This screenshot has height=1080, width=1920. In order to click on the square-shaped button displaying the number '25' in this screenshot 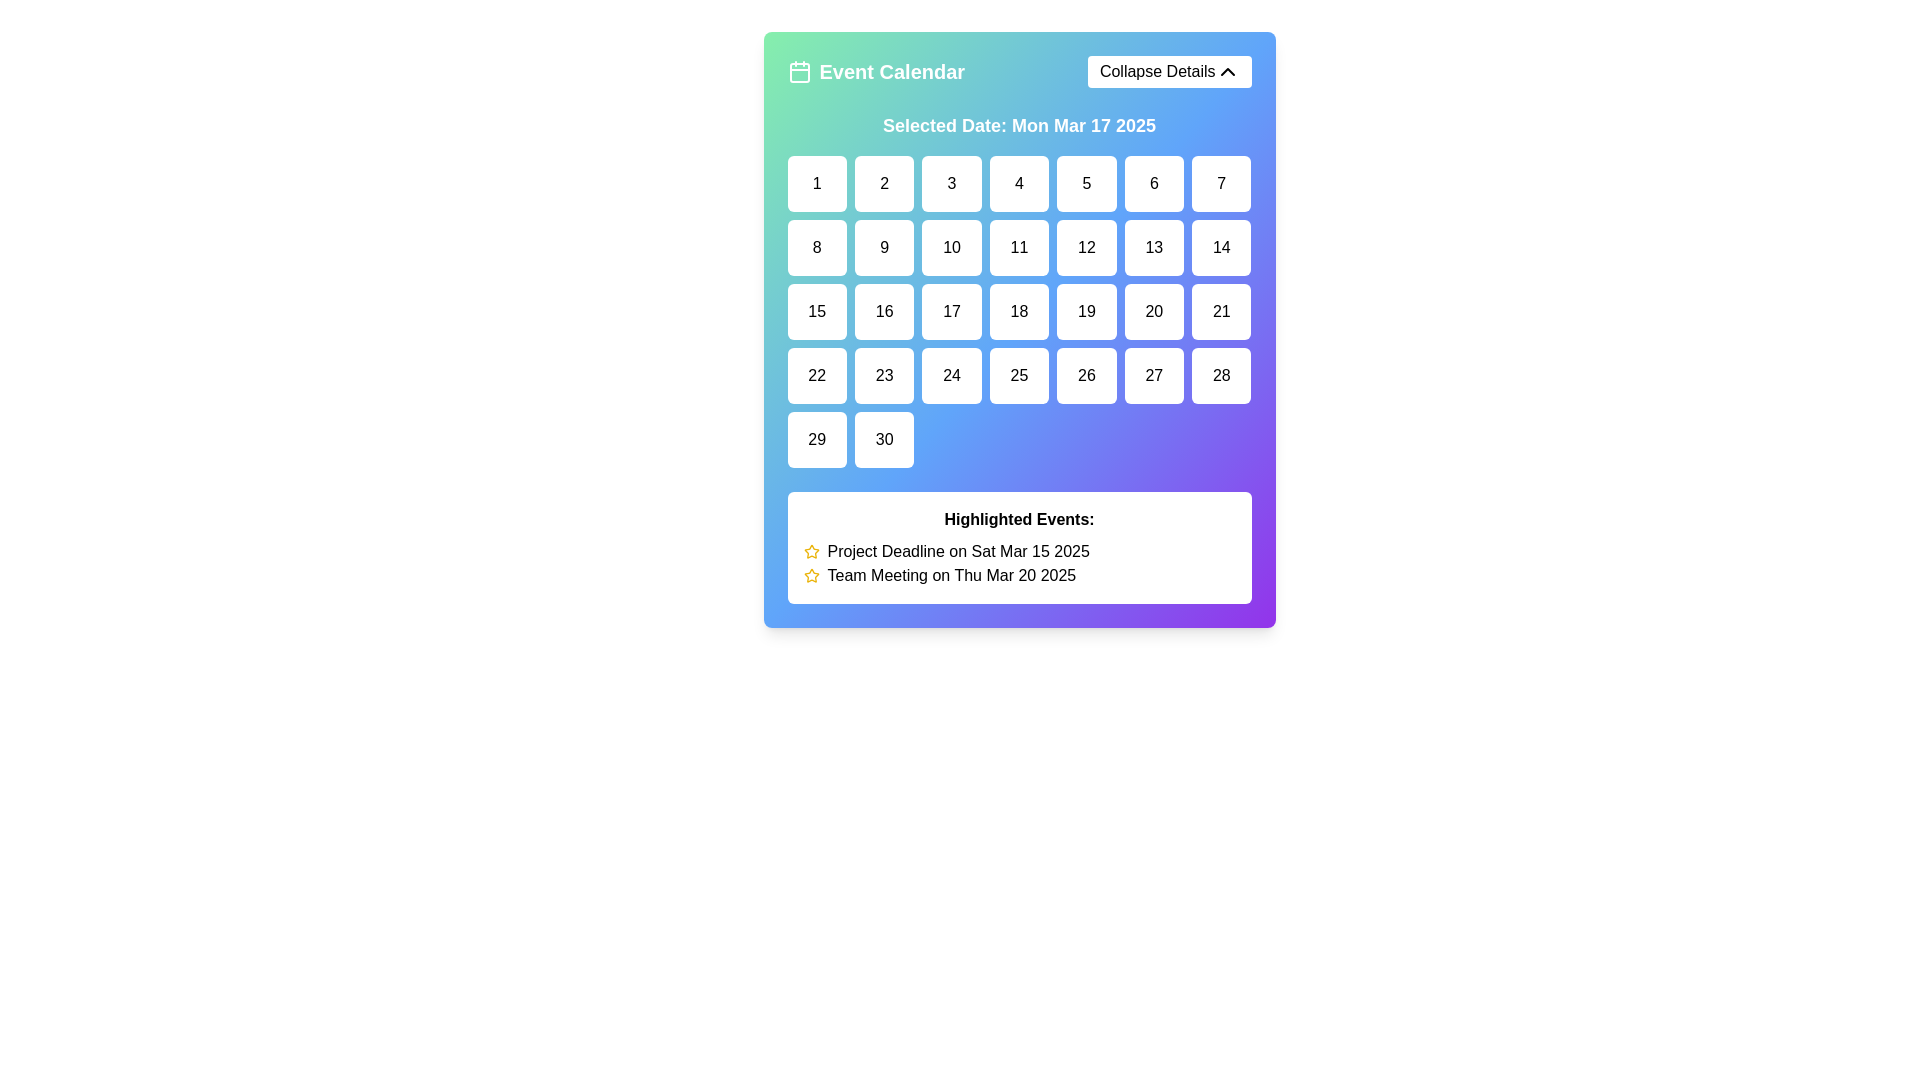, I will do `click(1019, 375)`.